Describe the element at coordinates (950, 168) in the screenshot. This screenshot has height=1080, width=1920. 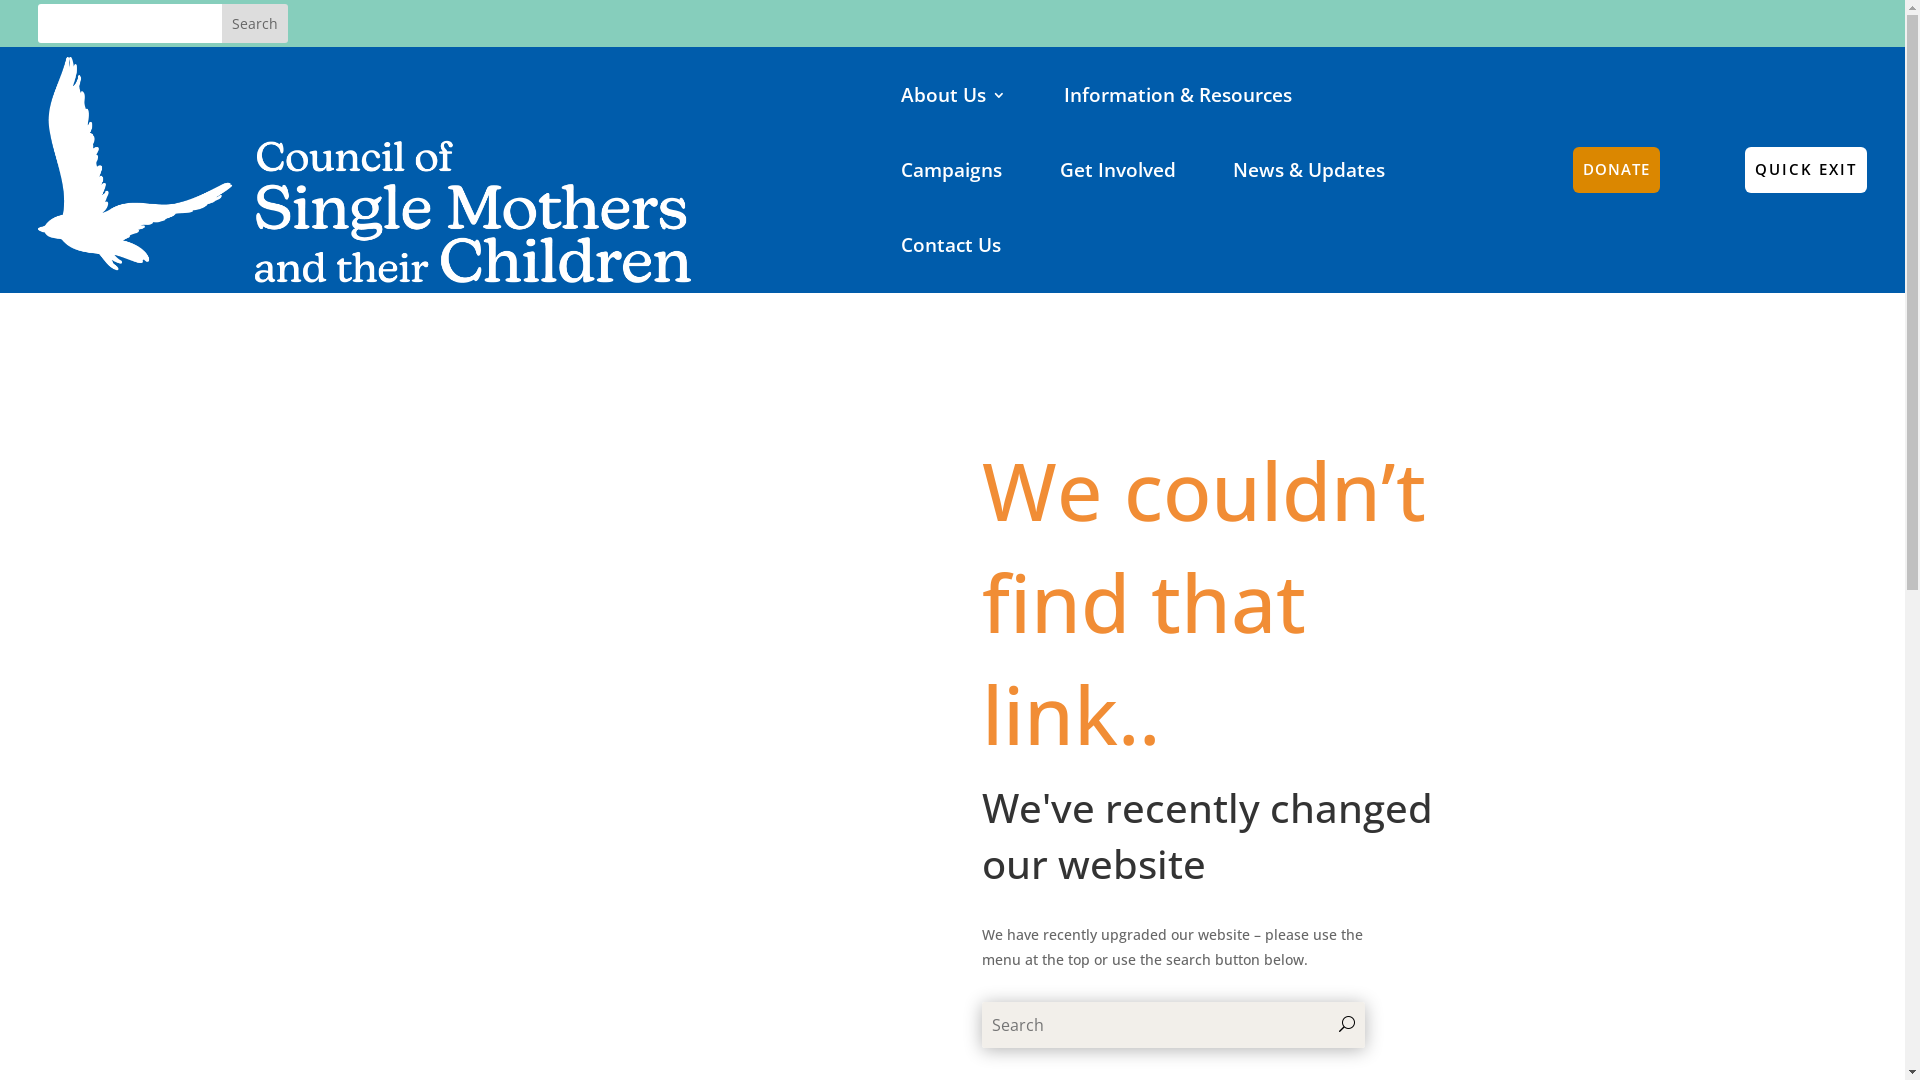
I see `'Campaigns'` at that location.